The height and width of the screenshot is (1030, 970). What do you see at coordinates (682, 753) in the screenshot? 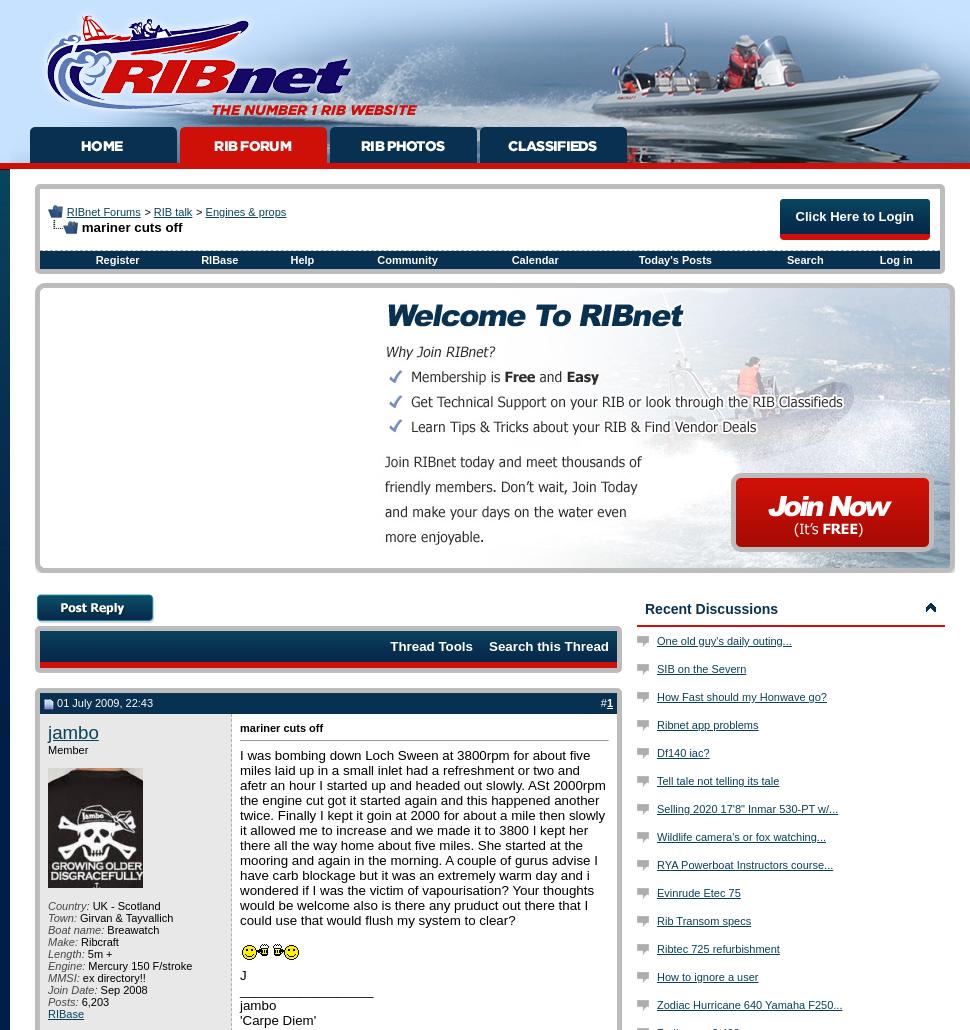
I see `'Df140 iac?'` at bounding box center [682, 753].